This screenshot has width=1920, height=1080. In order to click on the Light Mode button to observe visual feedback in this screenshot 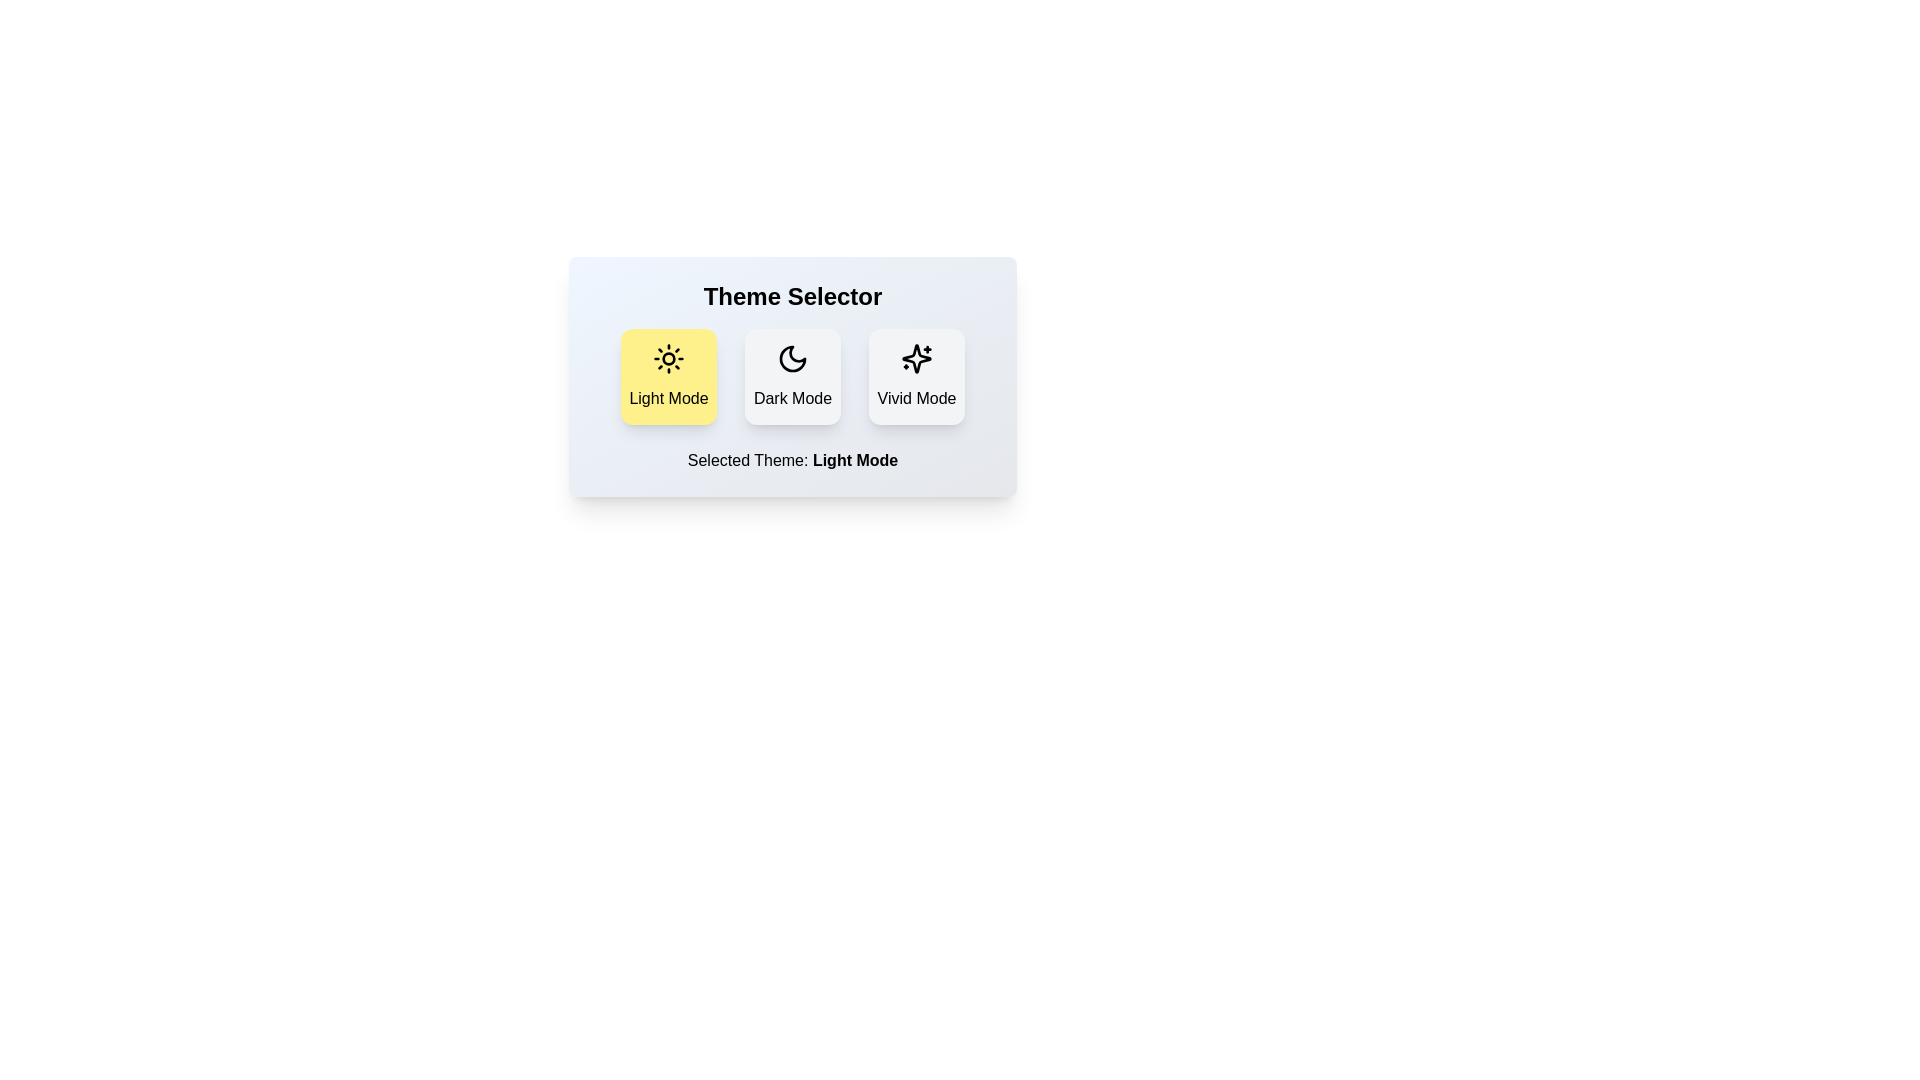, I will do `click(668, 377)`.